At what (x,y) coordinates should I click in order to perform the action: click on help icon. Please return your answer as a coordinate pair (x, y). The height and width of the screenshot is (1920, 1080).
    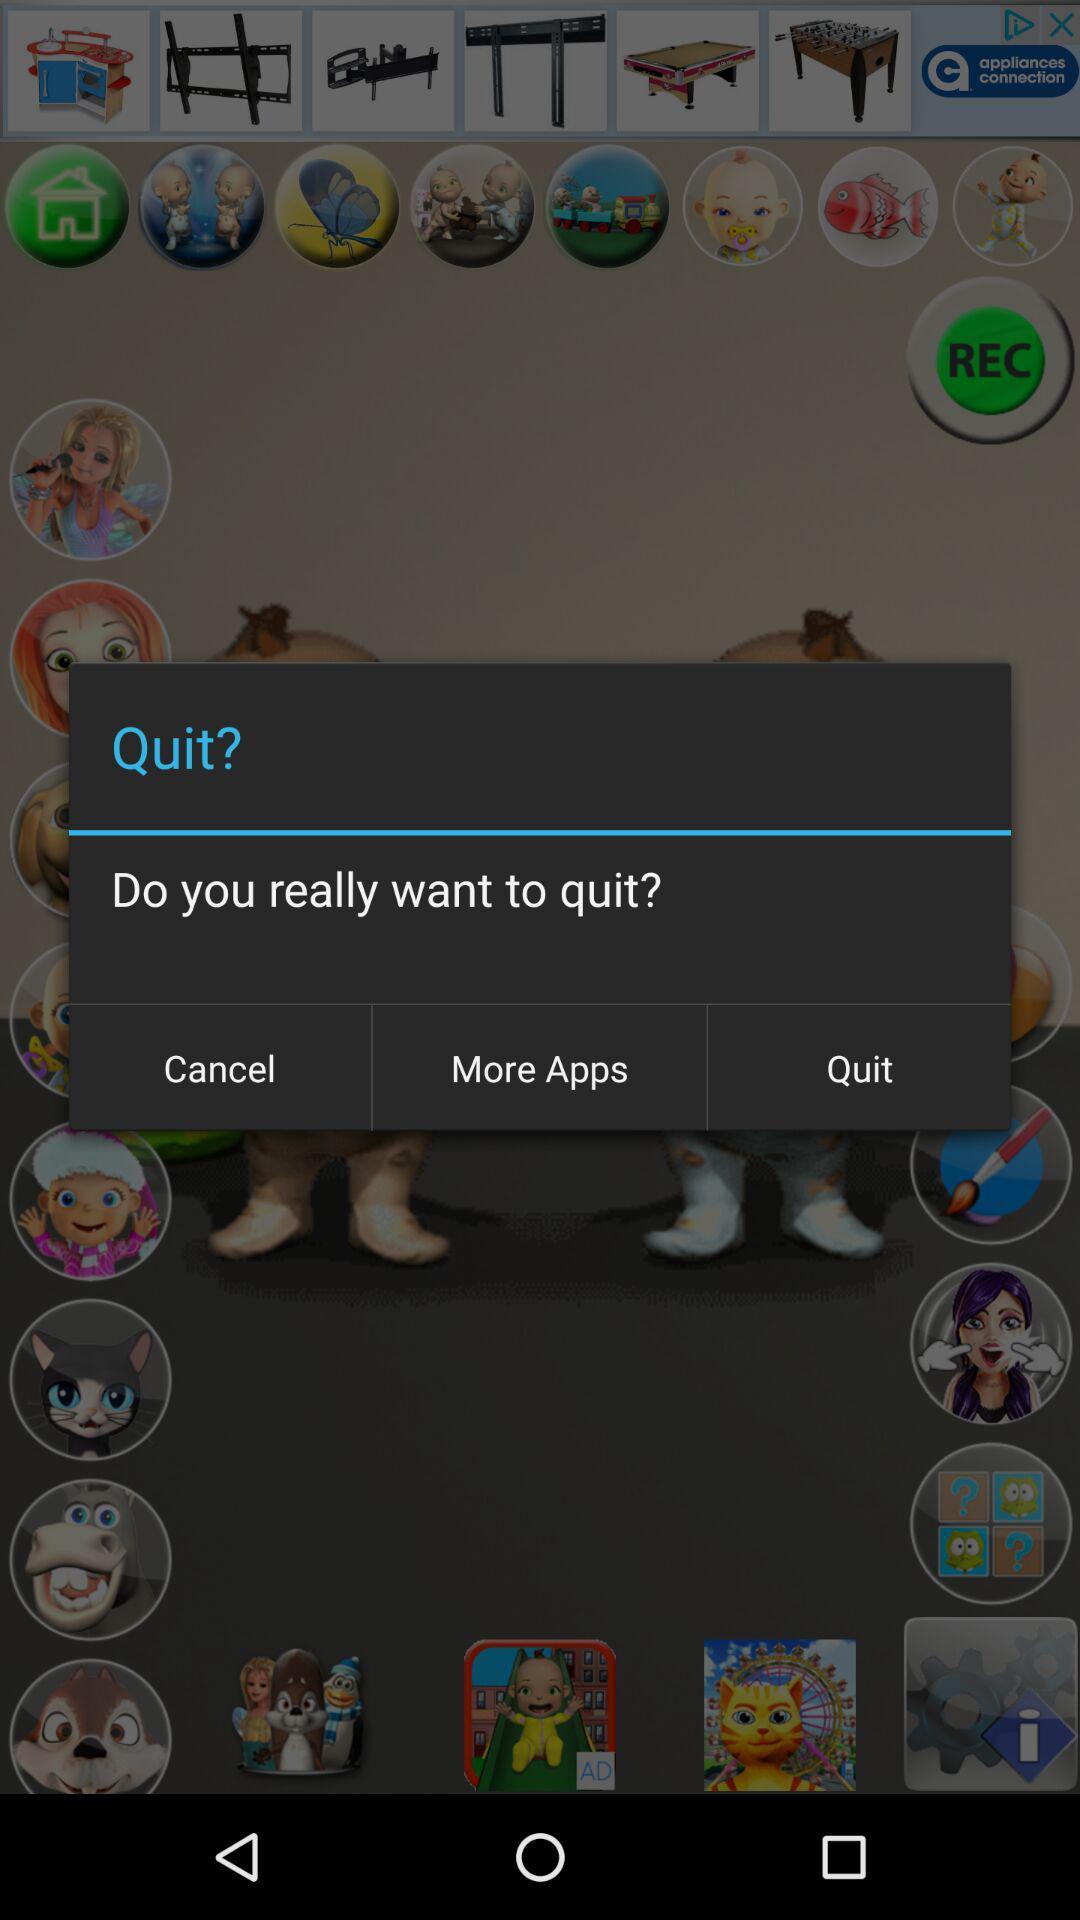
    Looking at the image, I should click on (990, 1522).